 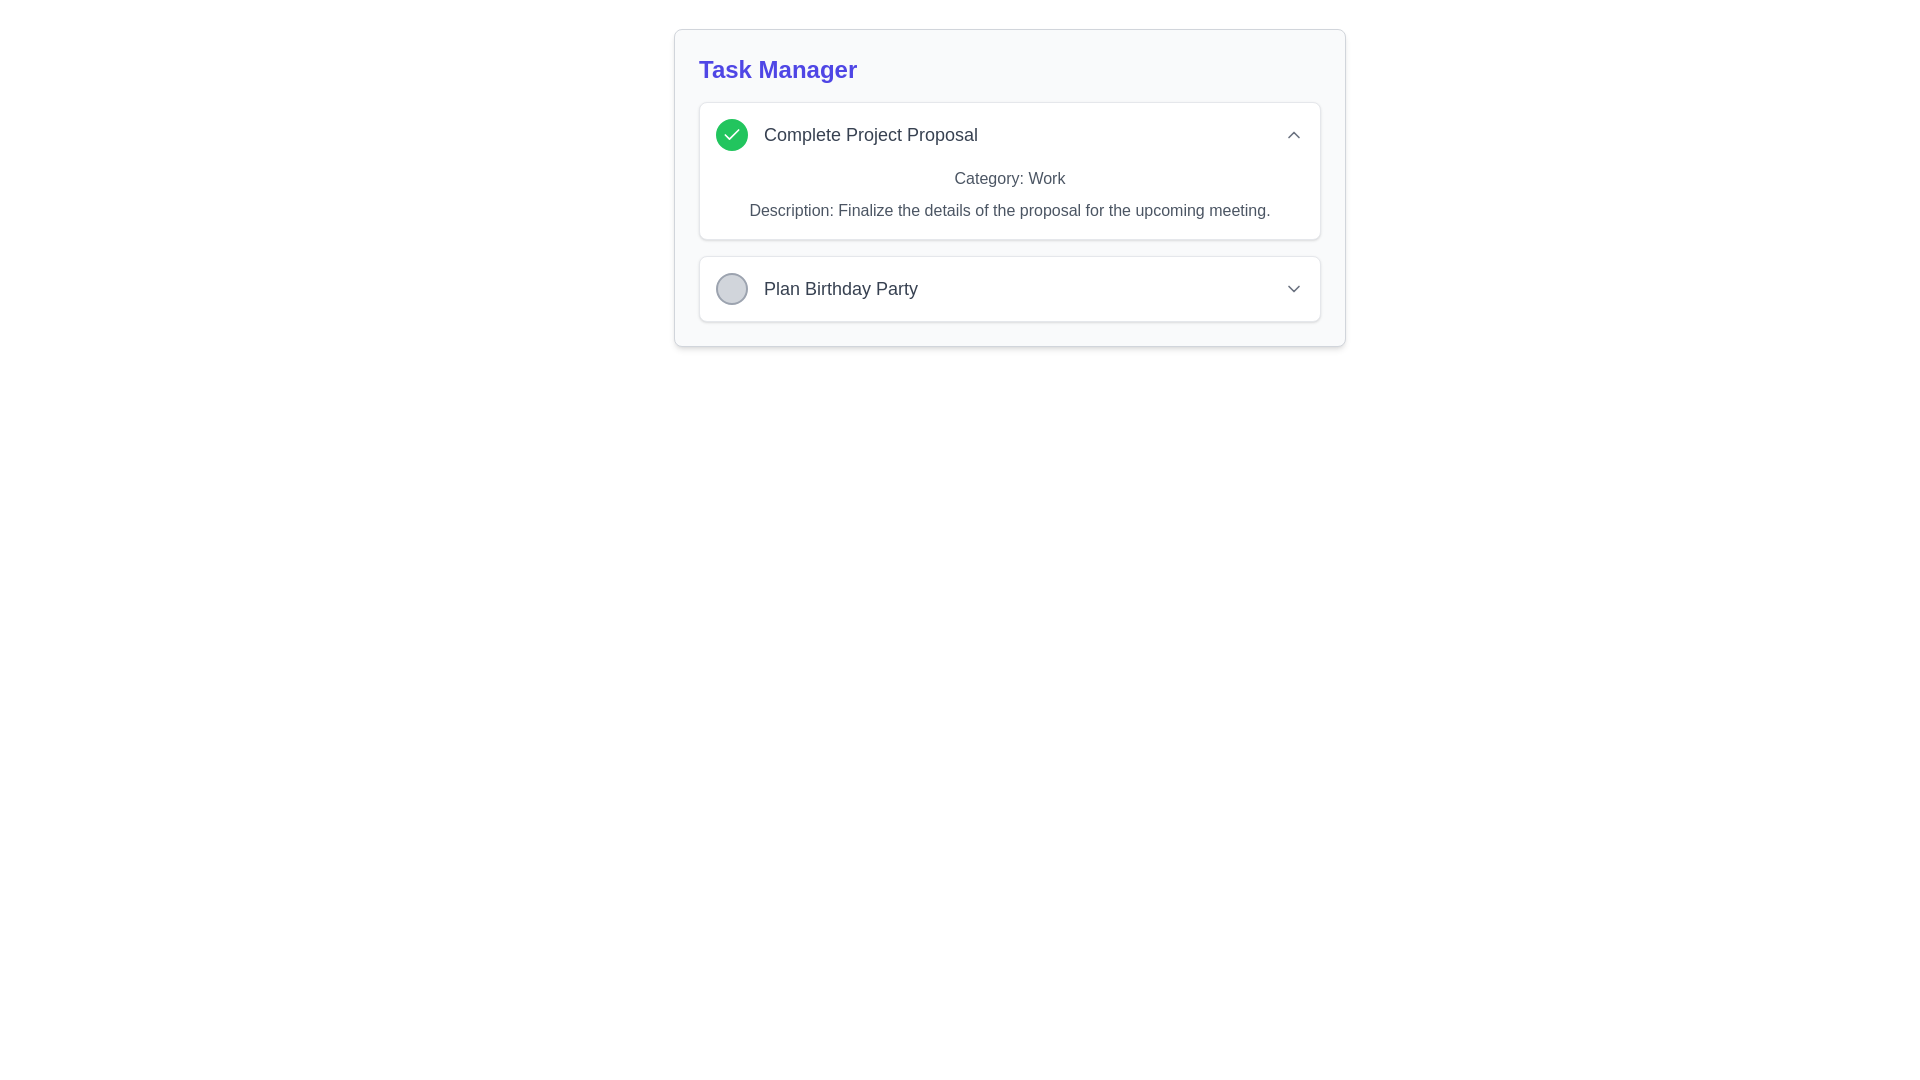 I want to click on the green checkmark icon within the round green background indicating the completion of the task 'Complete Project Proposal', so click(x=730, y=134).